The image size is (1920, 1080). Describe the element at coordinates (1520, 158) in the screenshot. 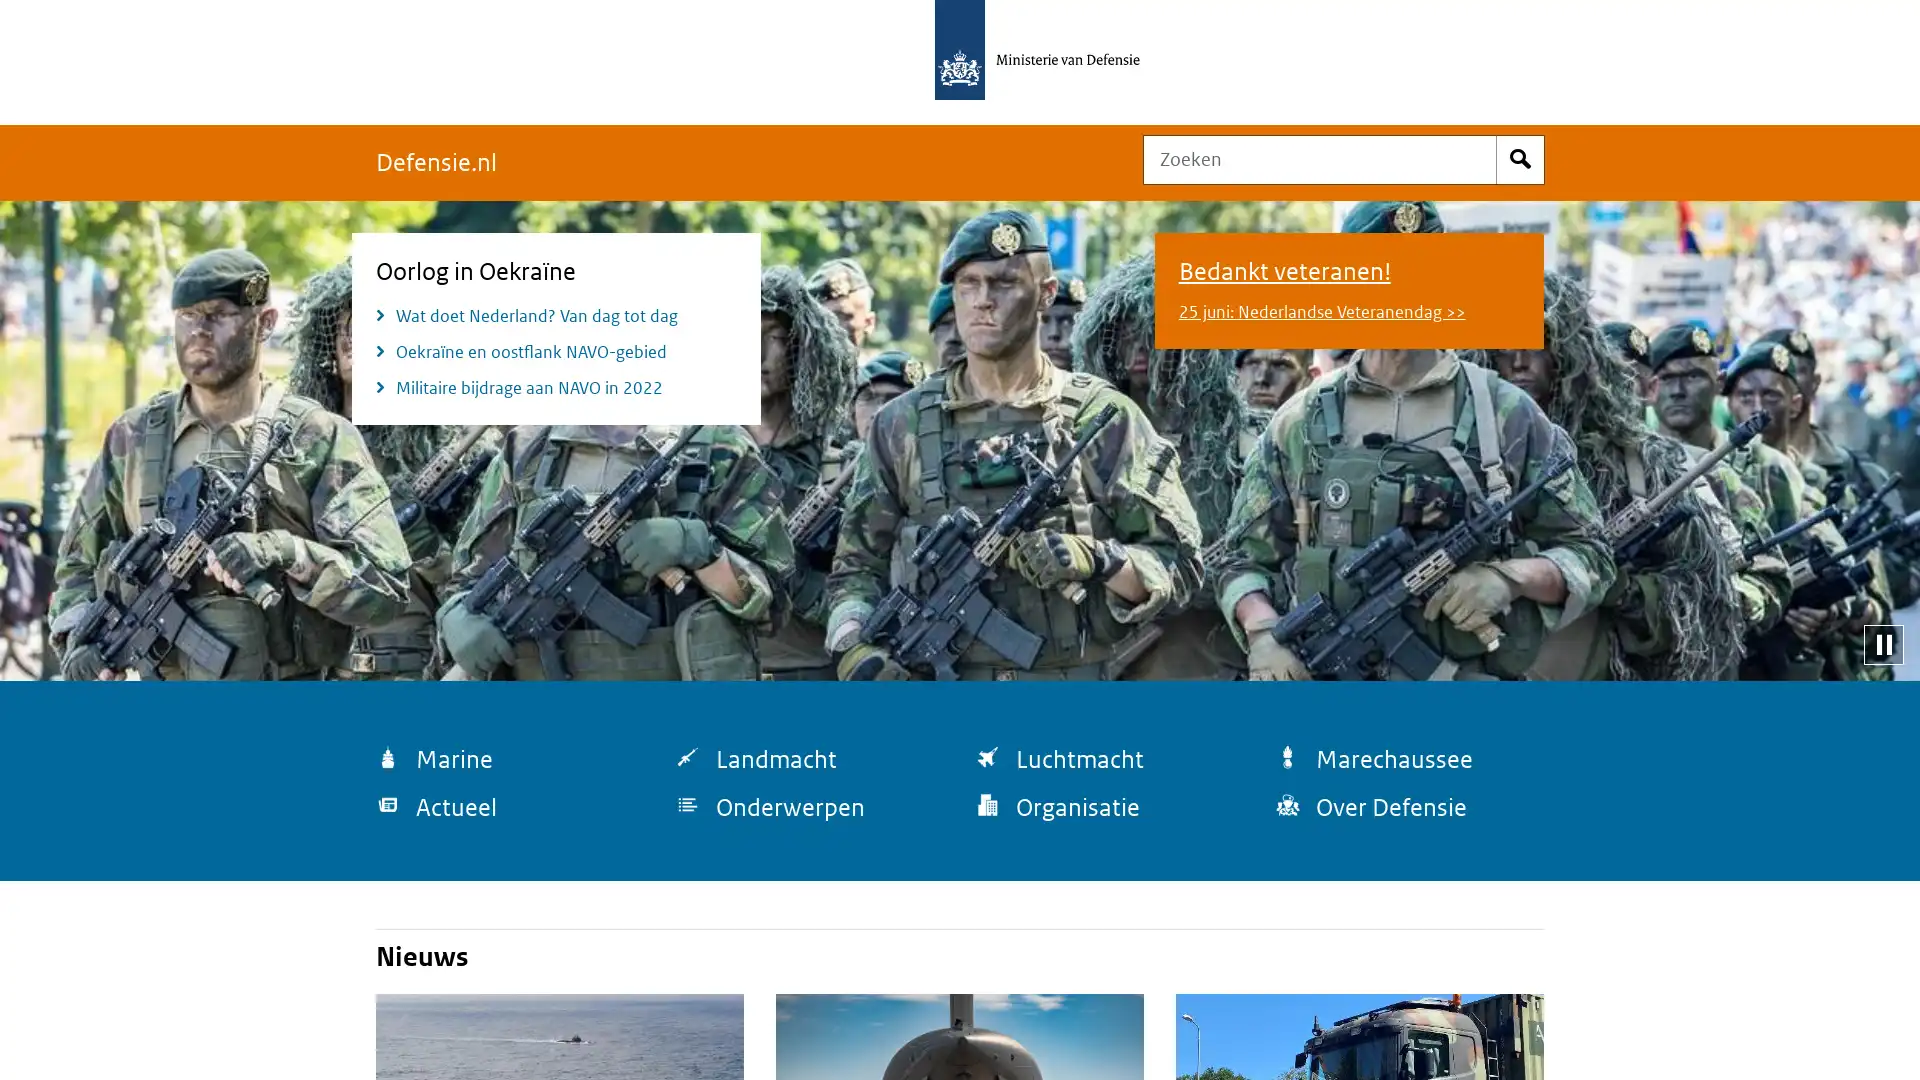

I see `Start zoeken` at that location.